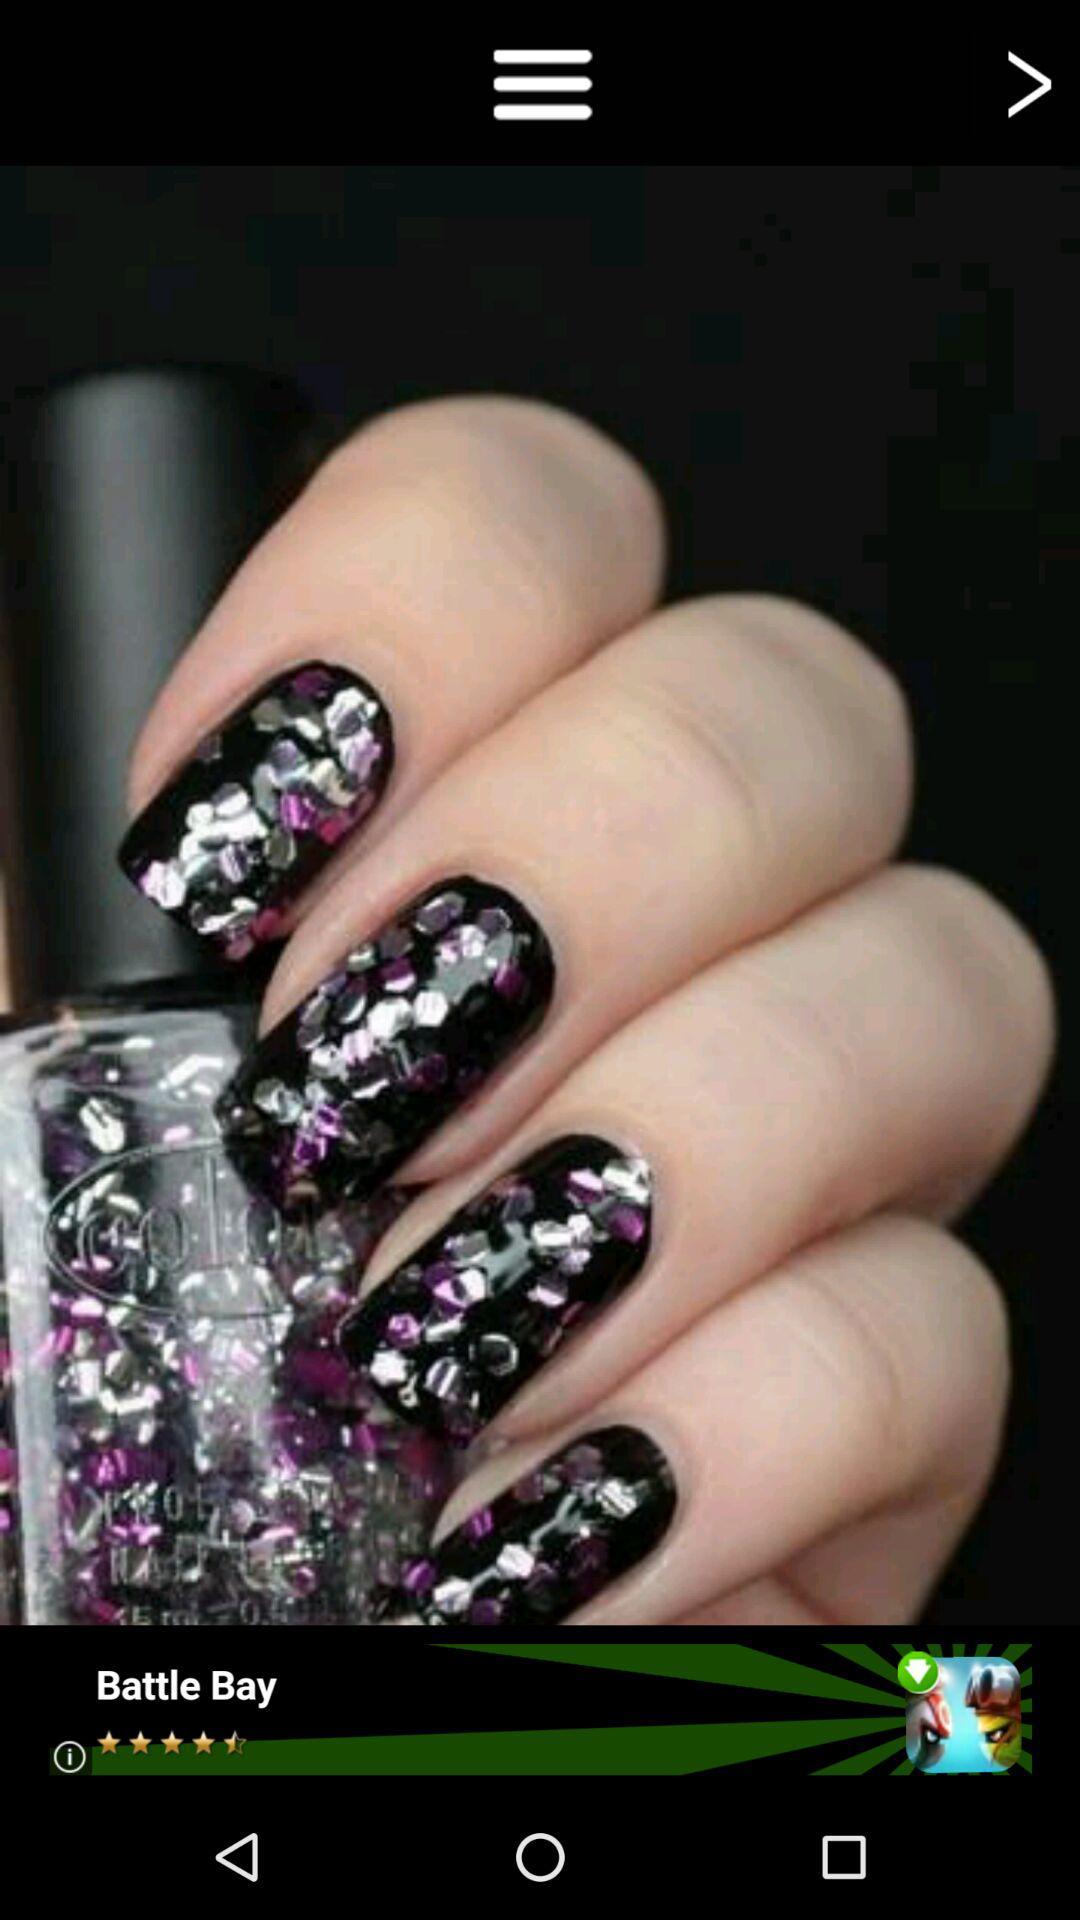 This screenshot has width=1080, height=1920. Describe the element at coordinates (538, 1708) in the screenshot. I see `open the advertisement` at that location.